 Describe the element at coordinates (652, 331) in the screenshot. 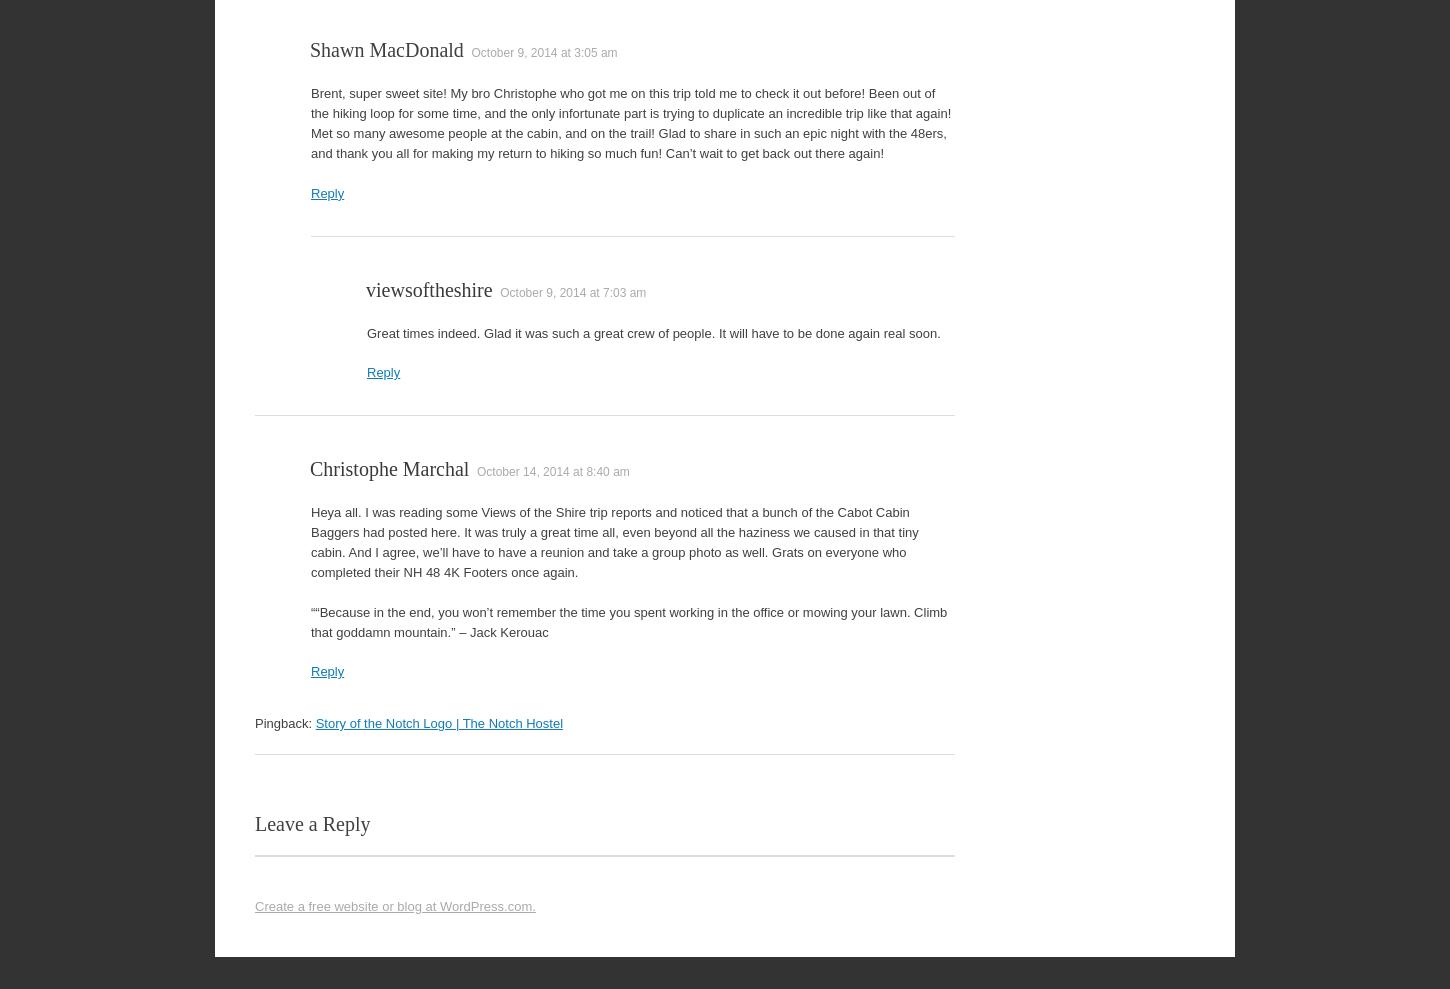

I see `'Great times indeed. Glad it was such a great crew of people. It will have to be done again real soon.'` at that location.